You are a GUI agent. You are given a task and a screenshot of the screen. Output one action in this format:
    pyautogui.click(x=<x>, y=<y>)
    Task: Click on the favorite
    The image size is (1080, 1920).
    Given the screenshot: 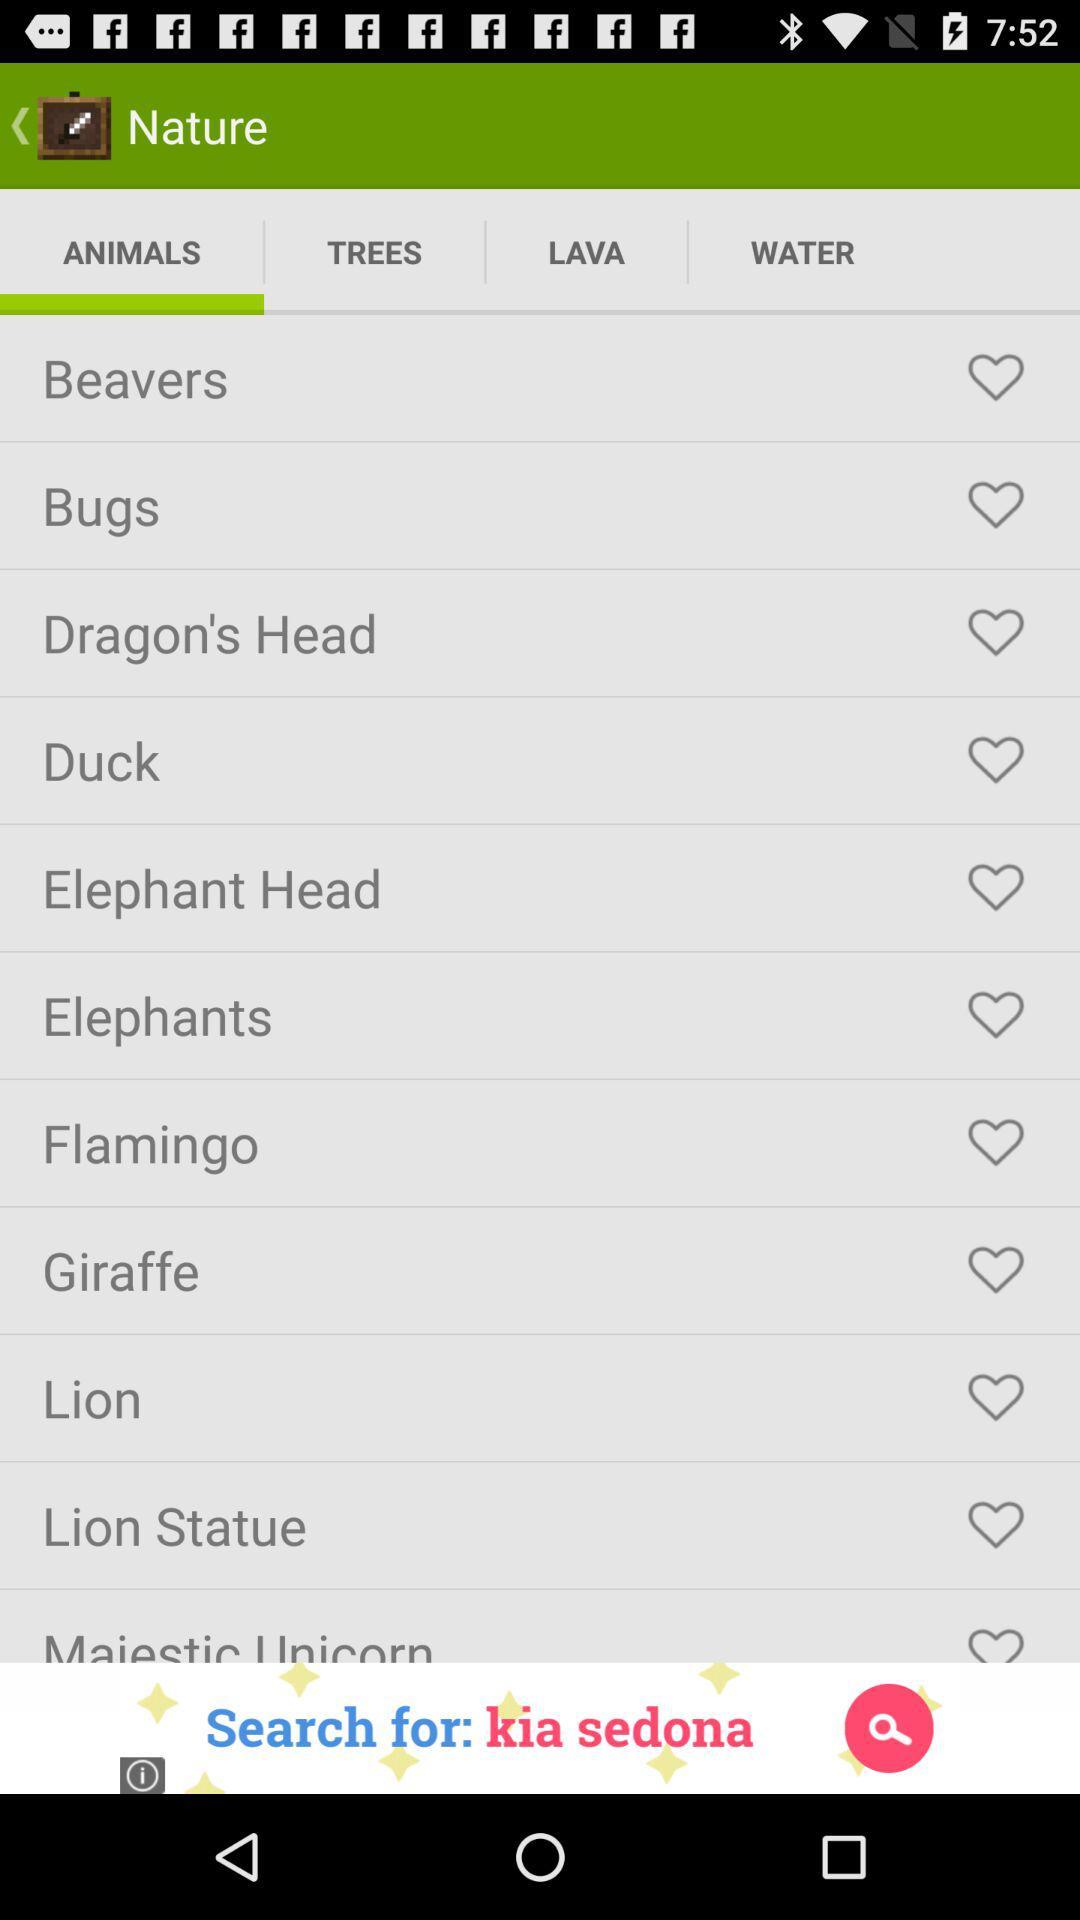 What is the action you would take?
    pyautogui.click(x=995, y=1015)
    